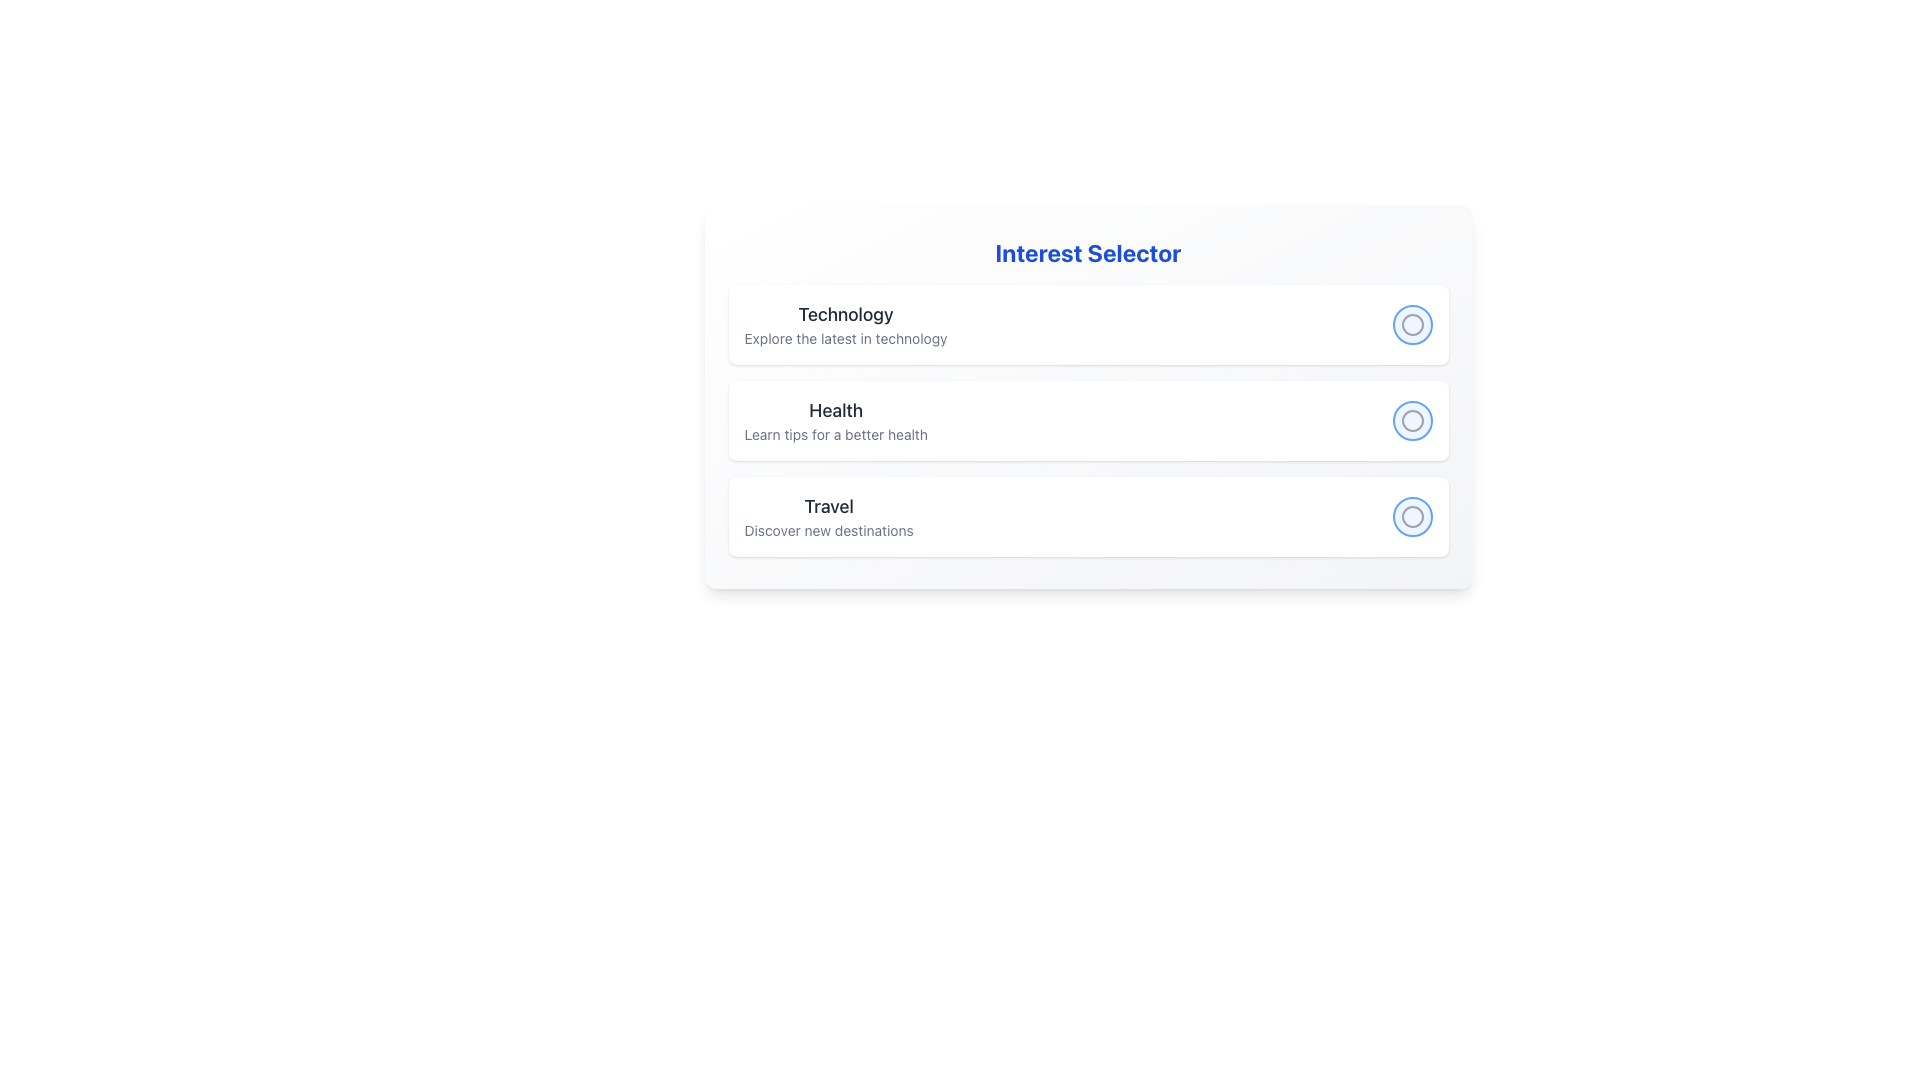 The height and width of the screenshot is (1080, 1920). What do you see at coordinates (1411, 419) in the screenshot?
I see `the Circular SVG graphic next to the 'Health' label in the vertical list of interest options` at bounding box center [1411, 419].